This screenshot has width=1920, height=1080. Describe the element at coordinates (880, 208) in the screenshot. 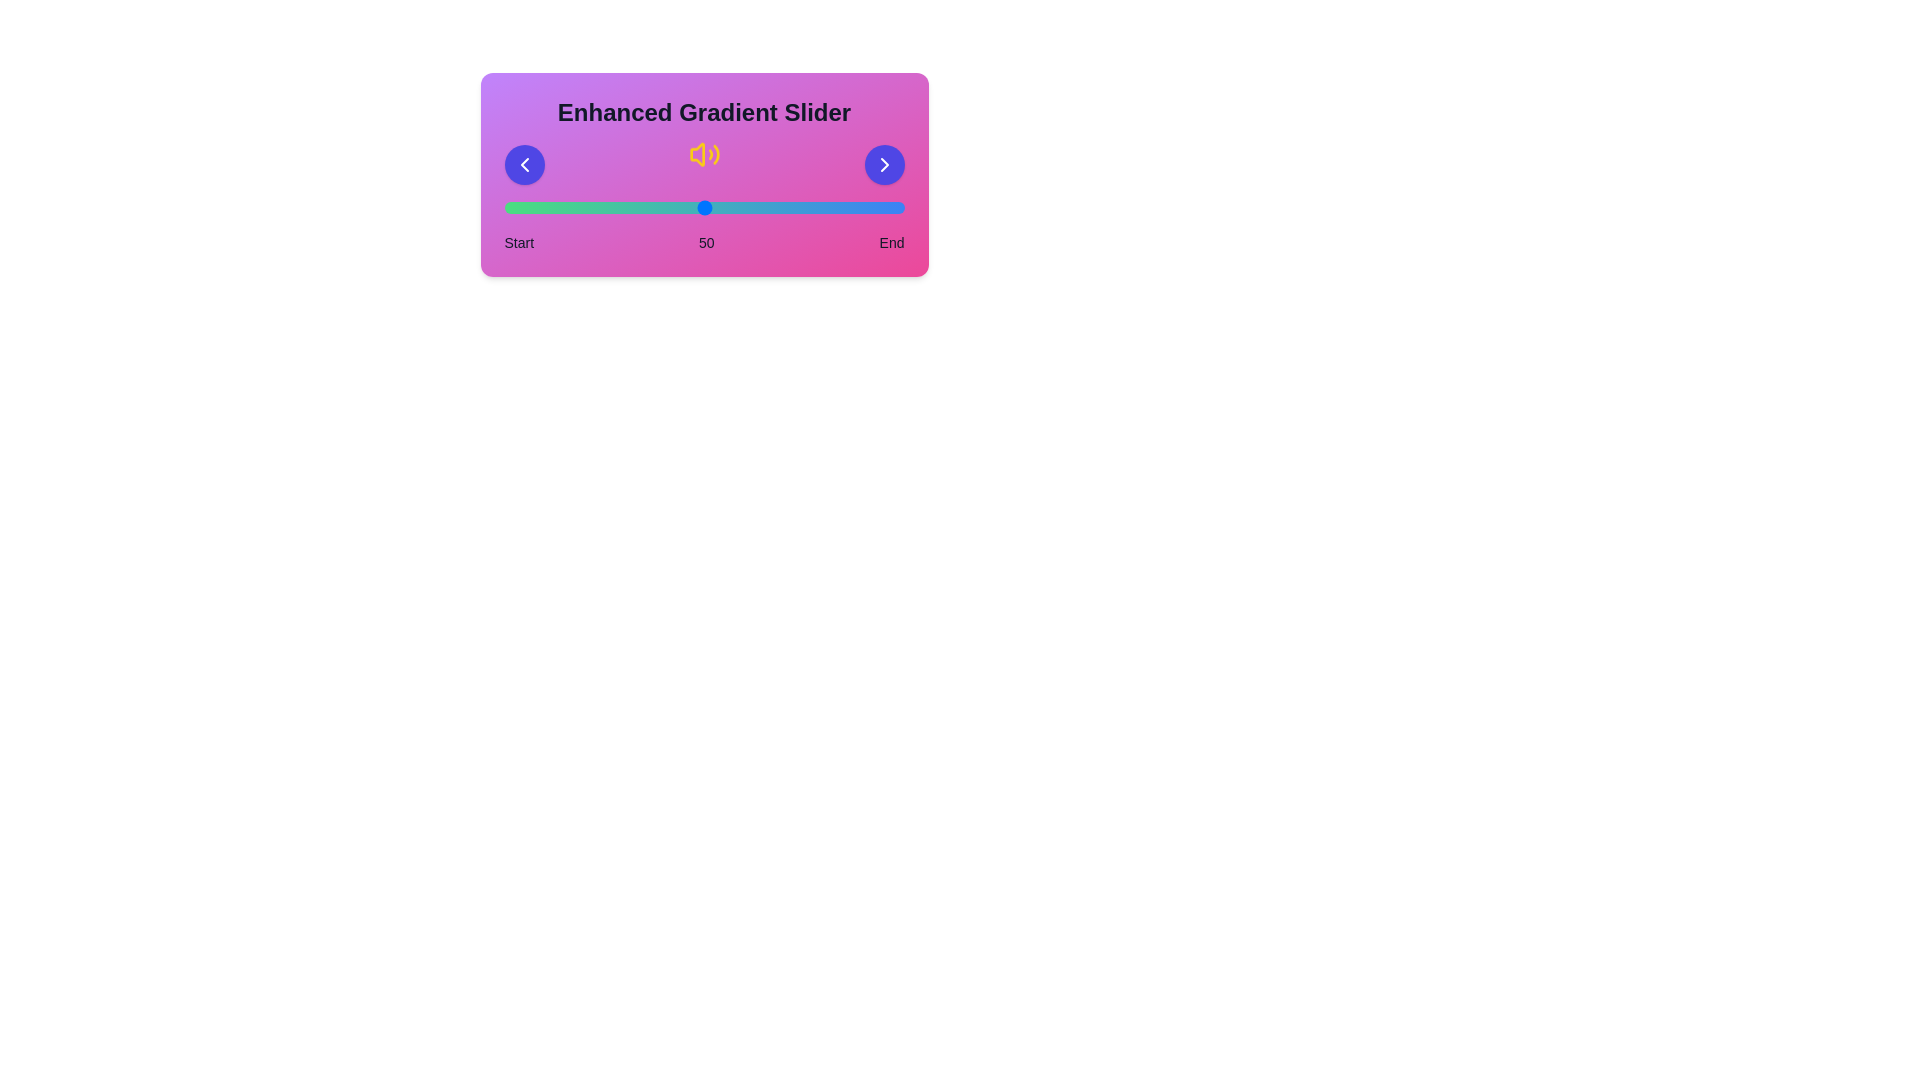

I see `the slider to set the value to 94` at that location.